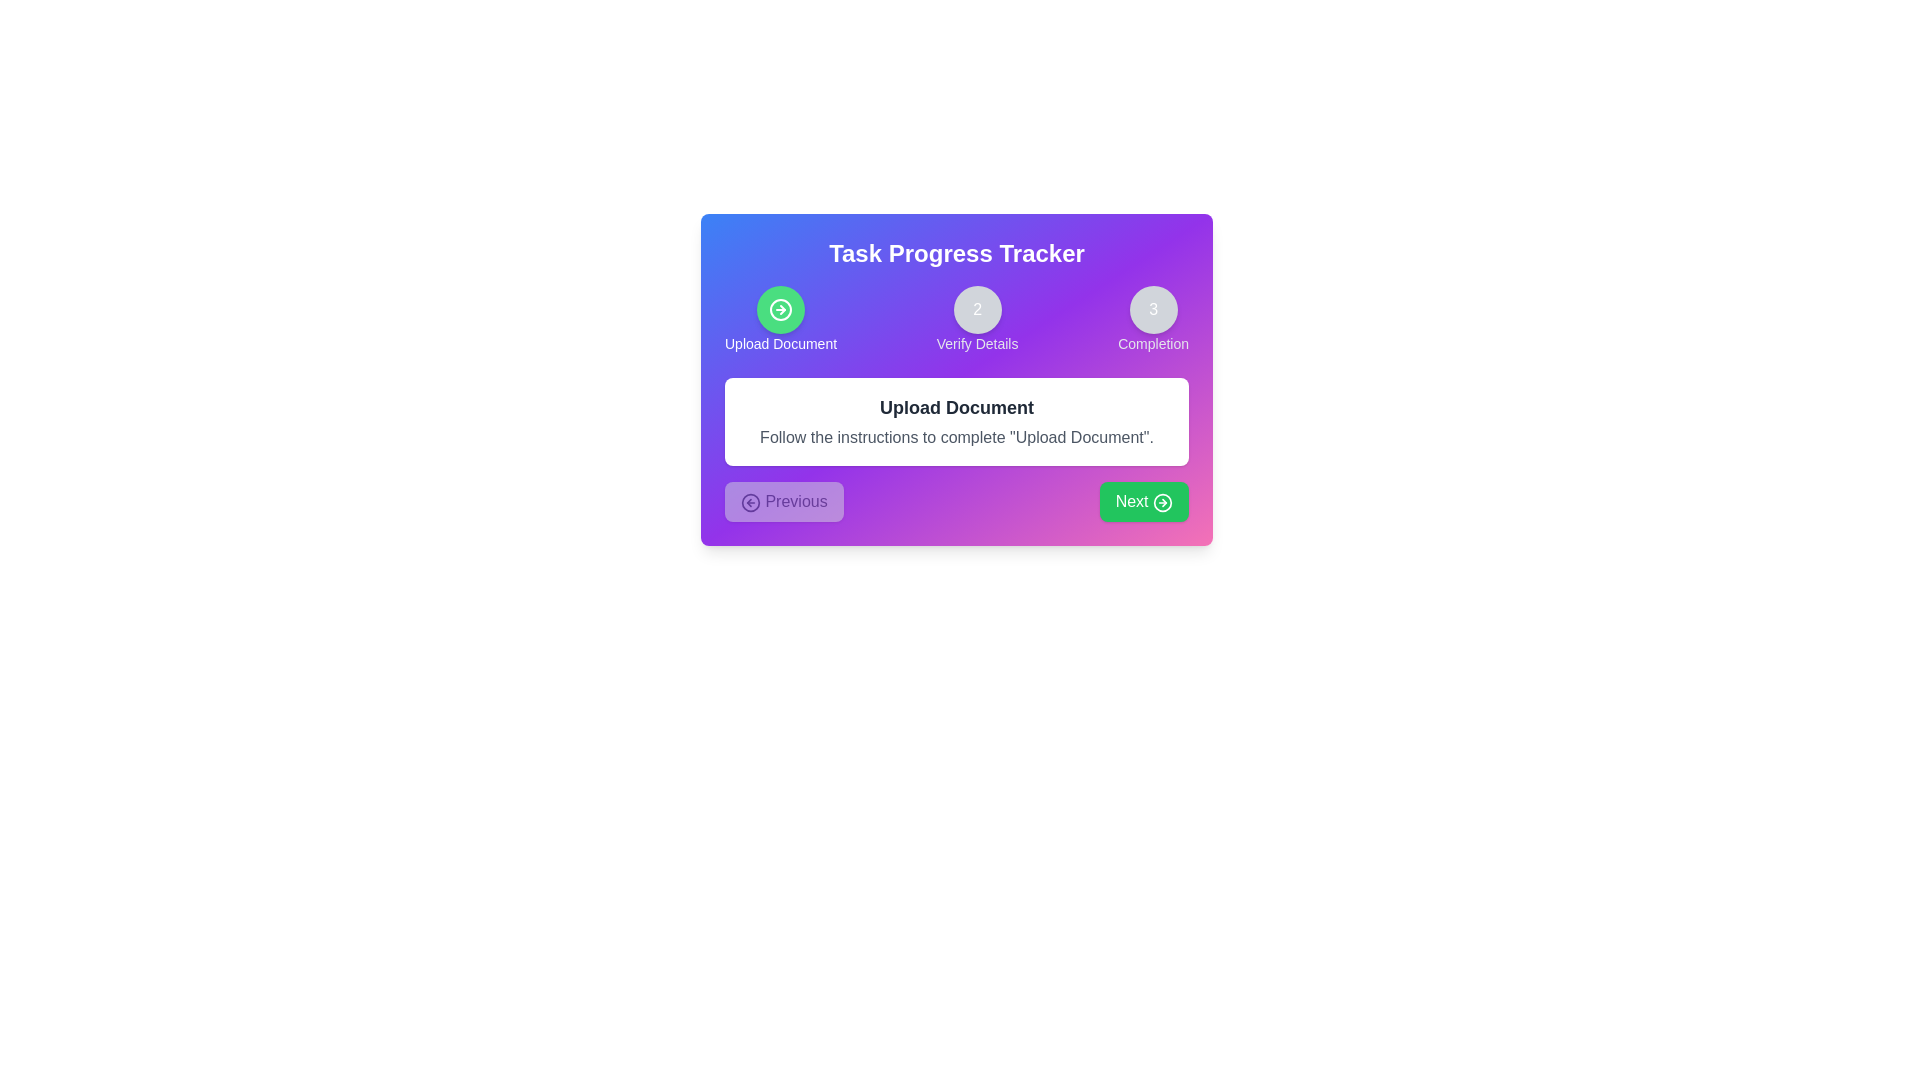 This screenshot has height=1080, width=1920. What do you see at coordinates (780, 309) in the screenshot?
I see `the active step indicator represented by the green circle with a checkmark` at bounding box center [780, 309].